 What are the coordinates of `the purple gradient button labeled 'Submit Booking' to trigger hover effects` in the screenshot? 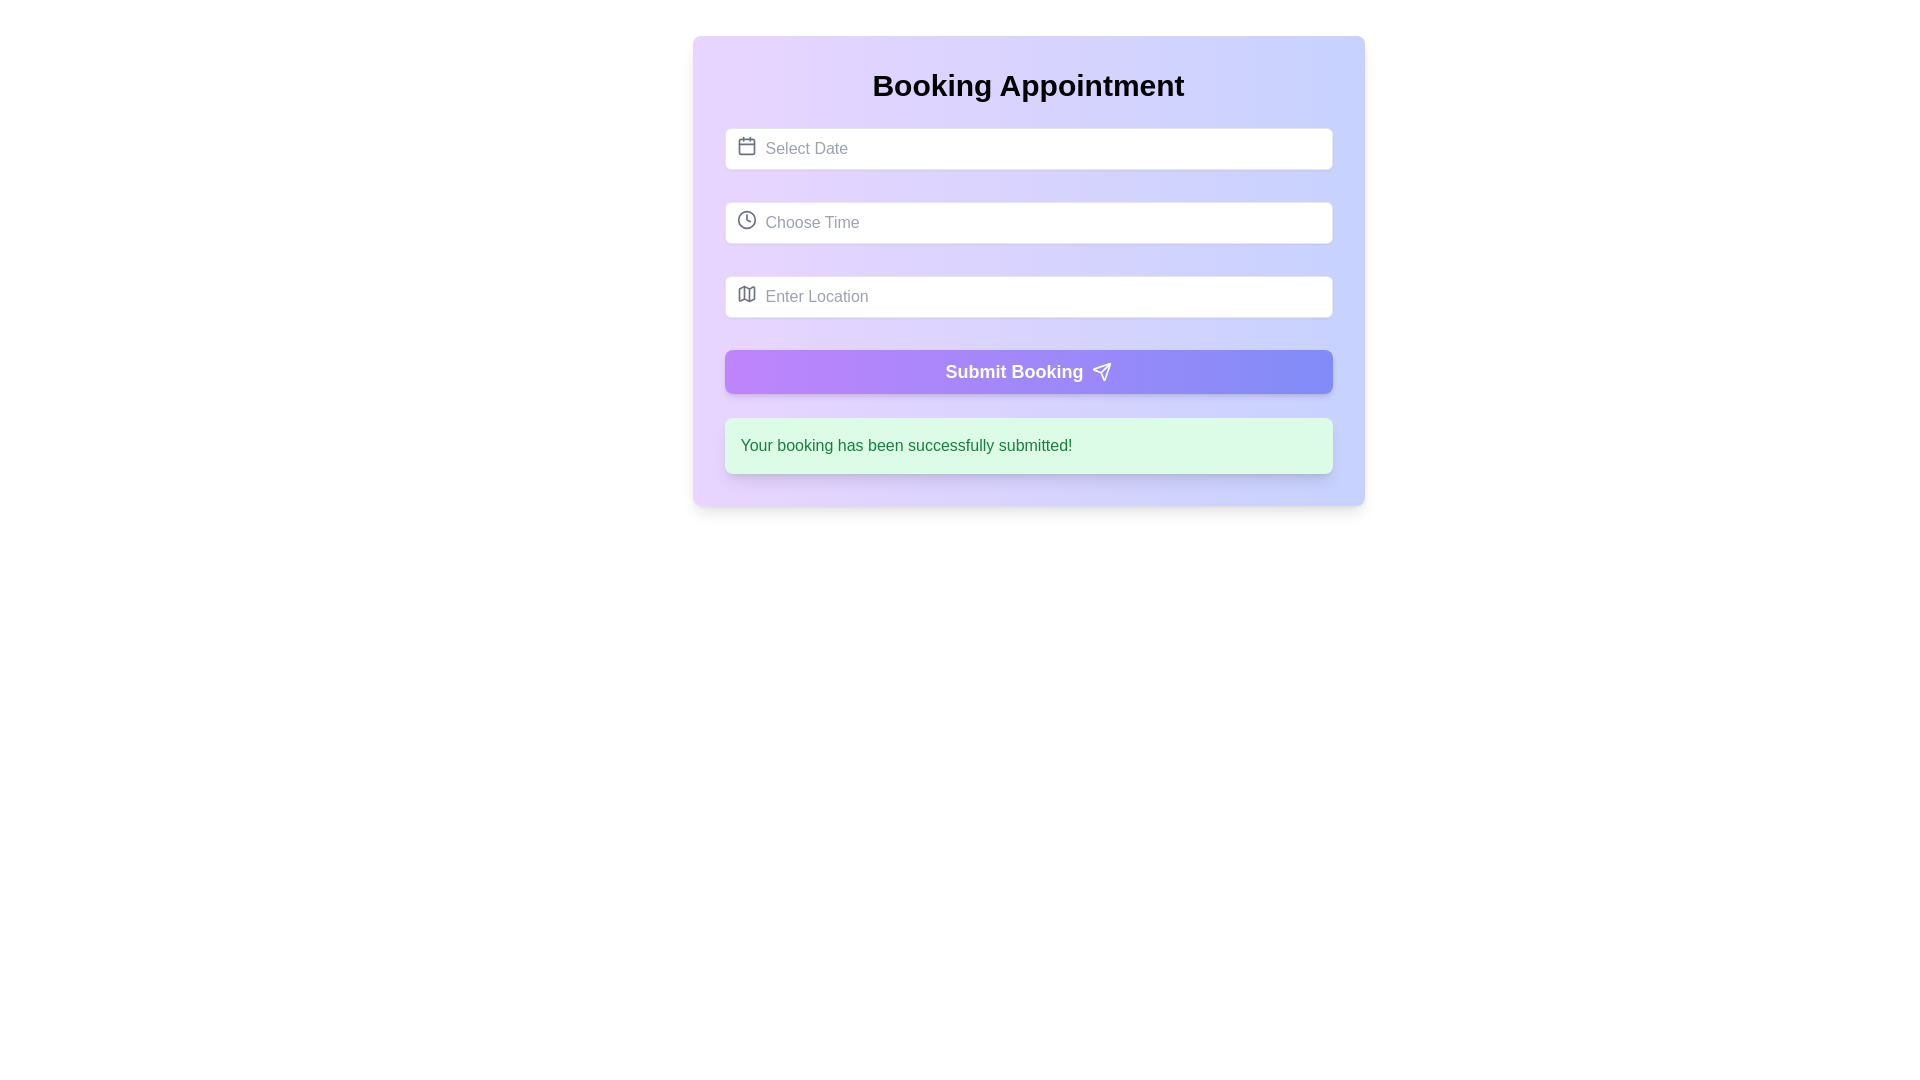 It's located at (1028, 371).